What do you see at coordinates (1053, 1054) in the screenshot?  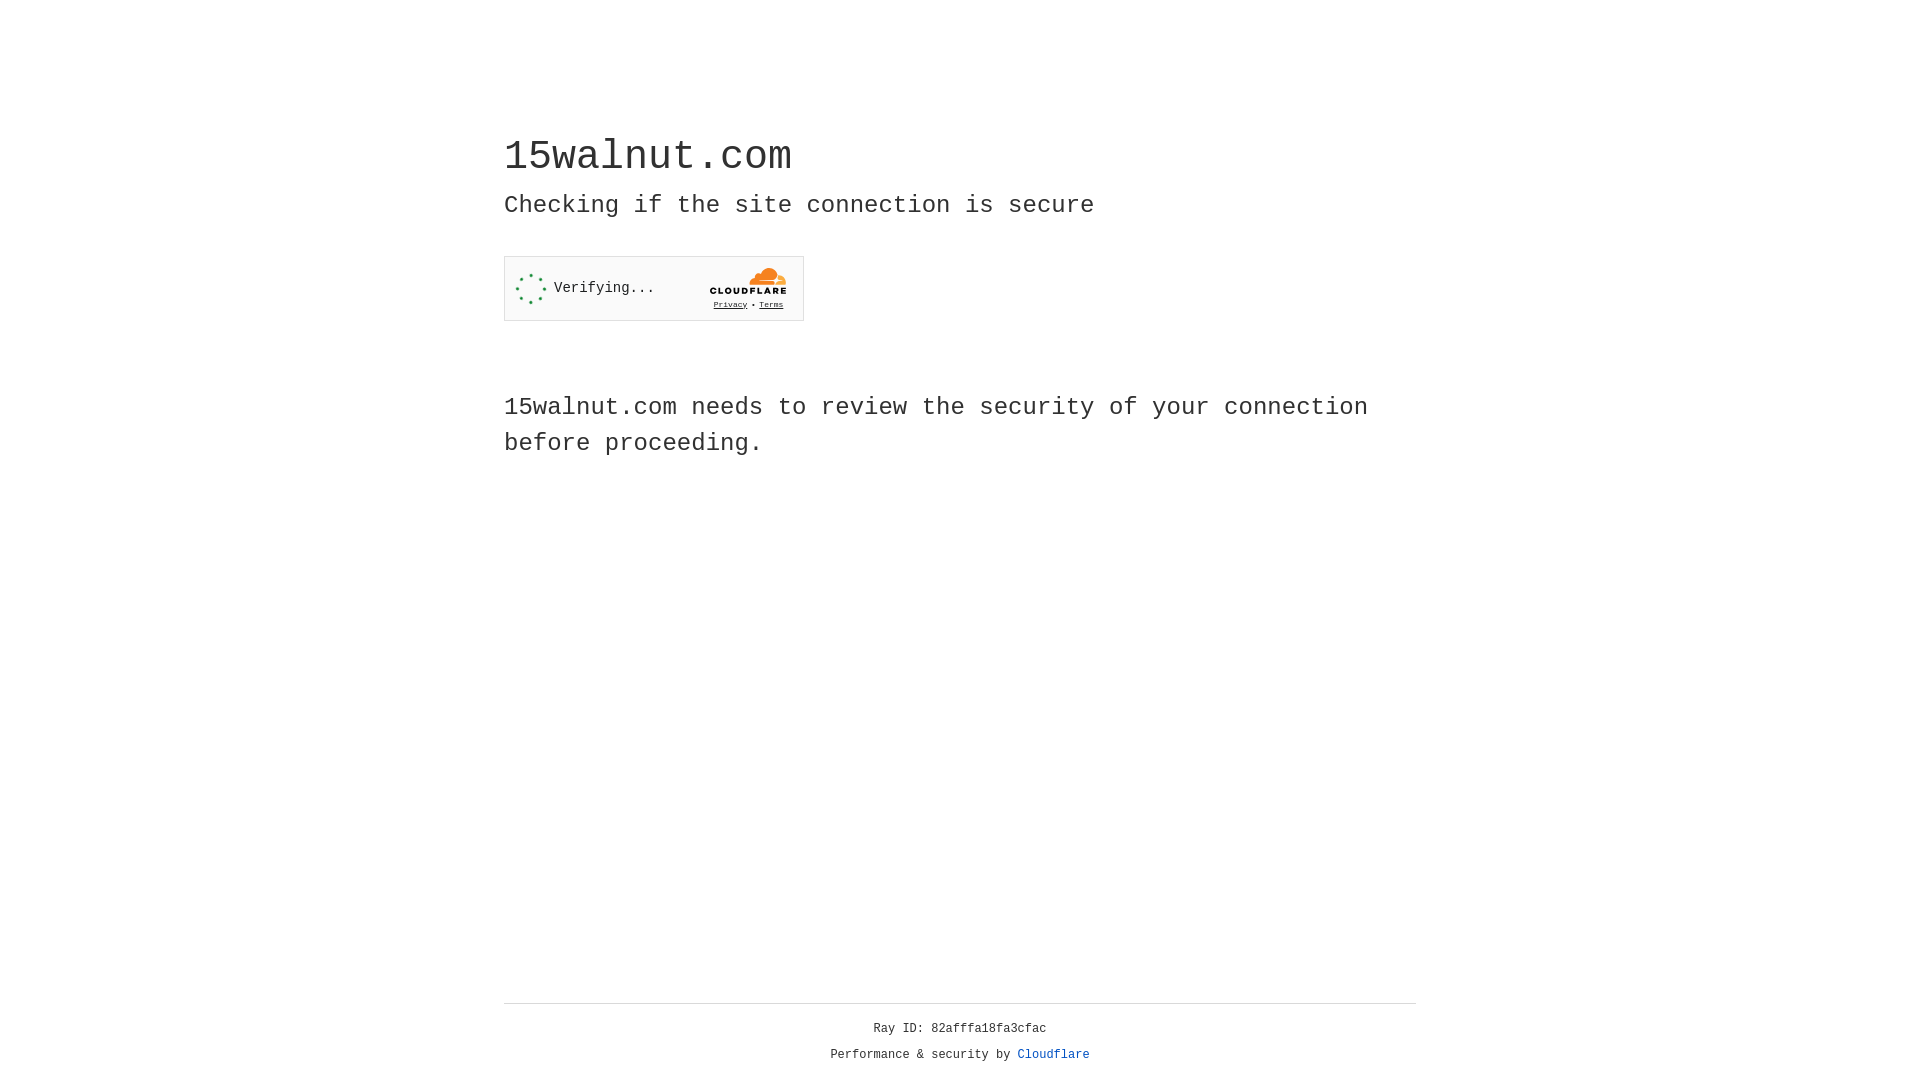 I see `'Cloudflare'` at bounding box center [1053, 1054].